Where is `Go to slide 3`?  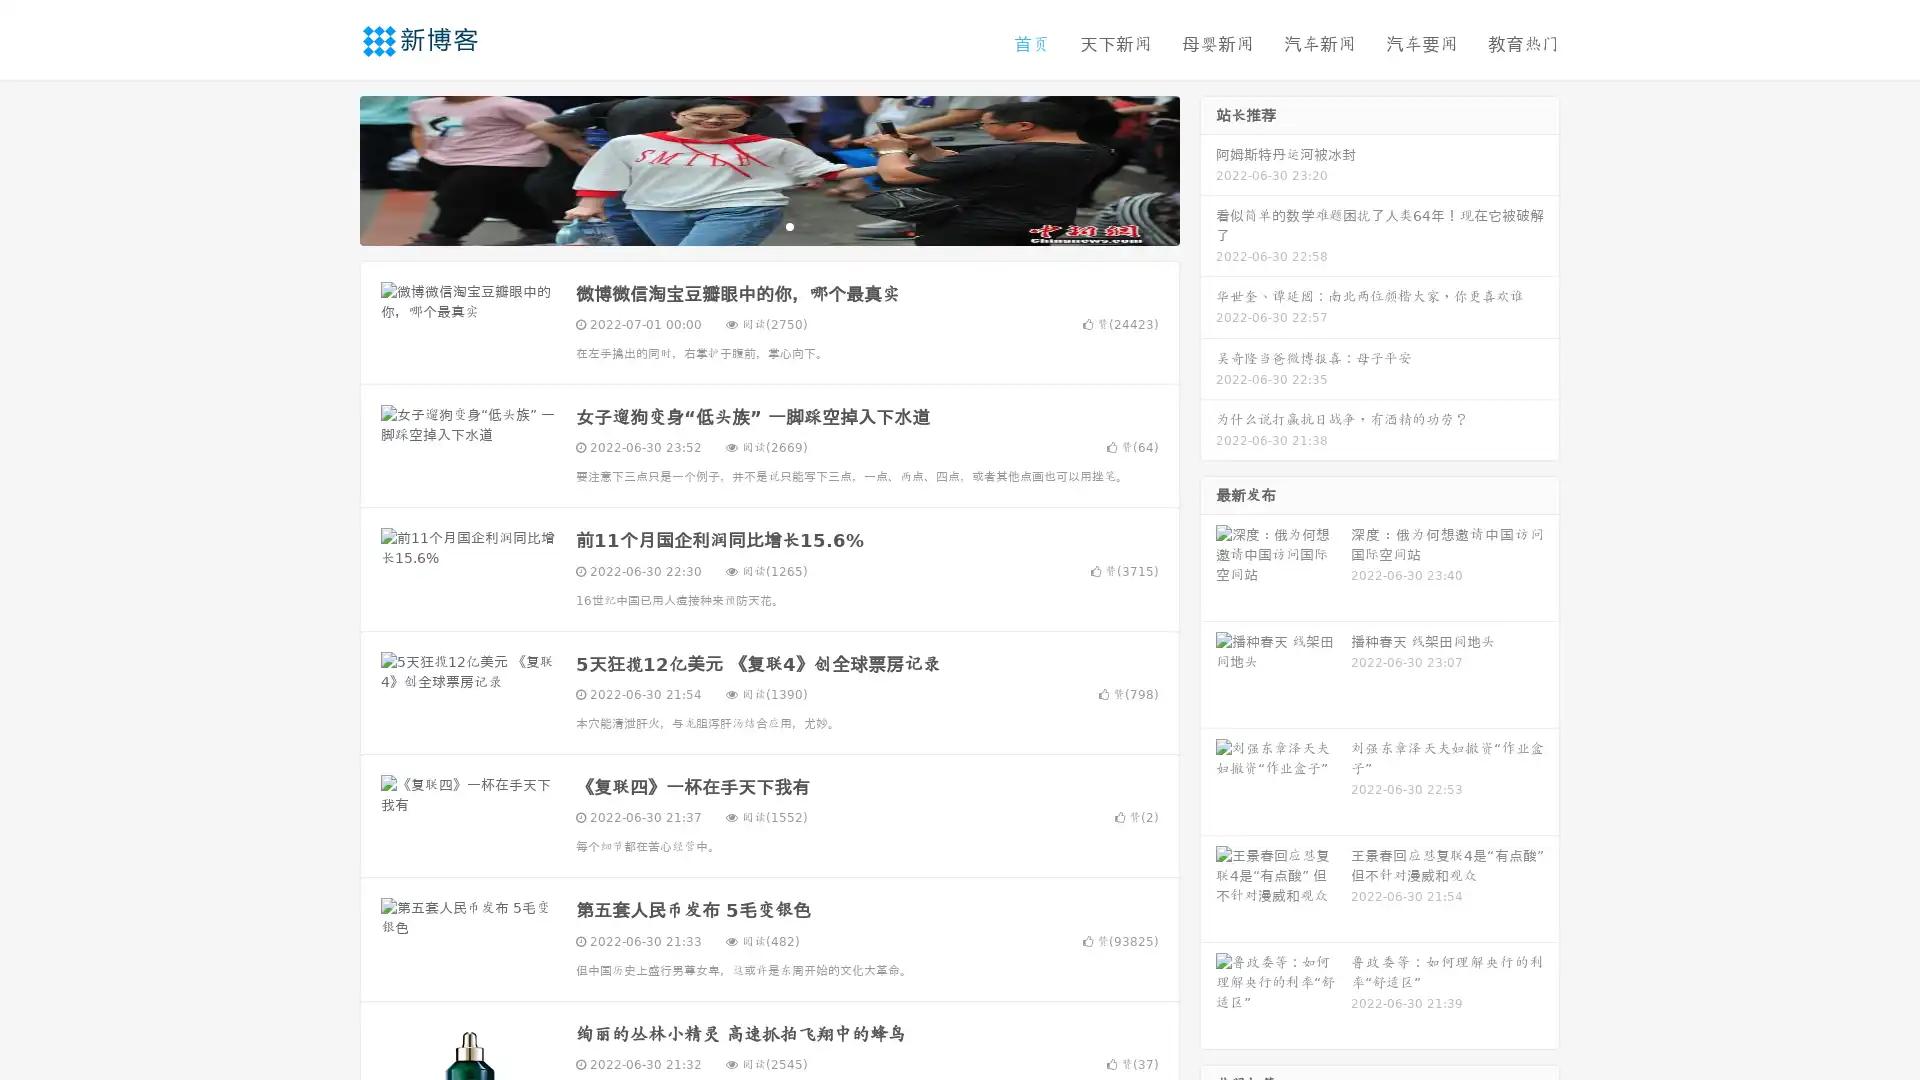
Go to slide 3 is located at coordinates (789, 225).